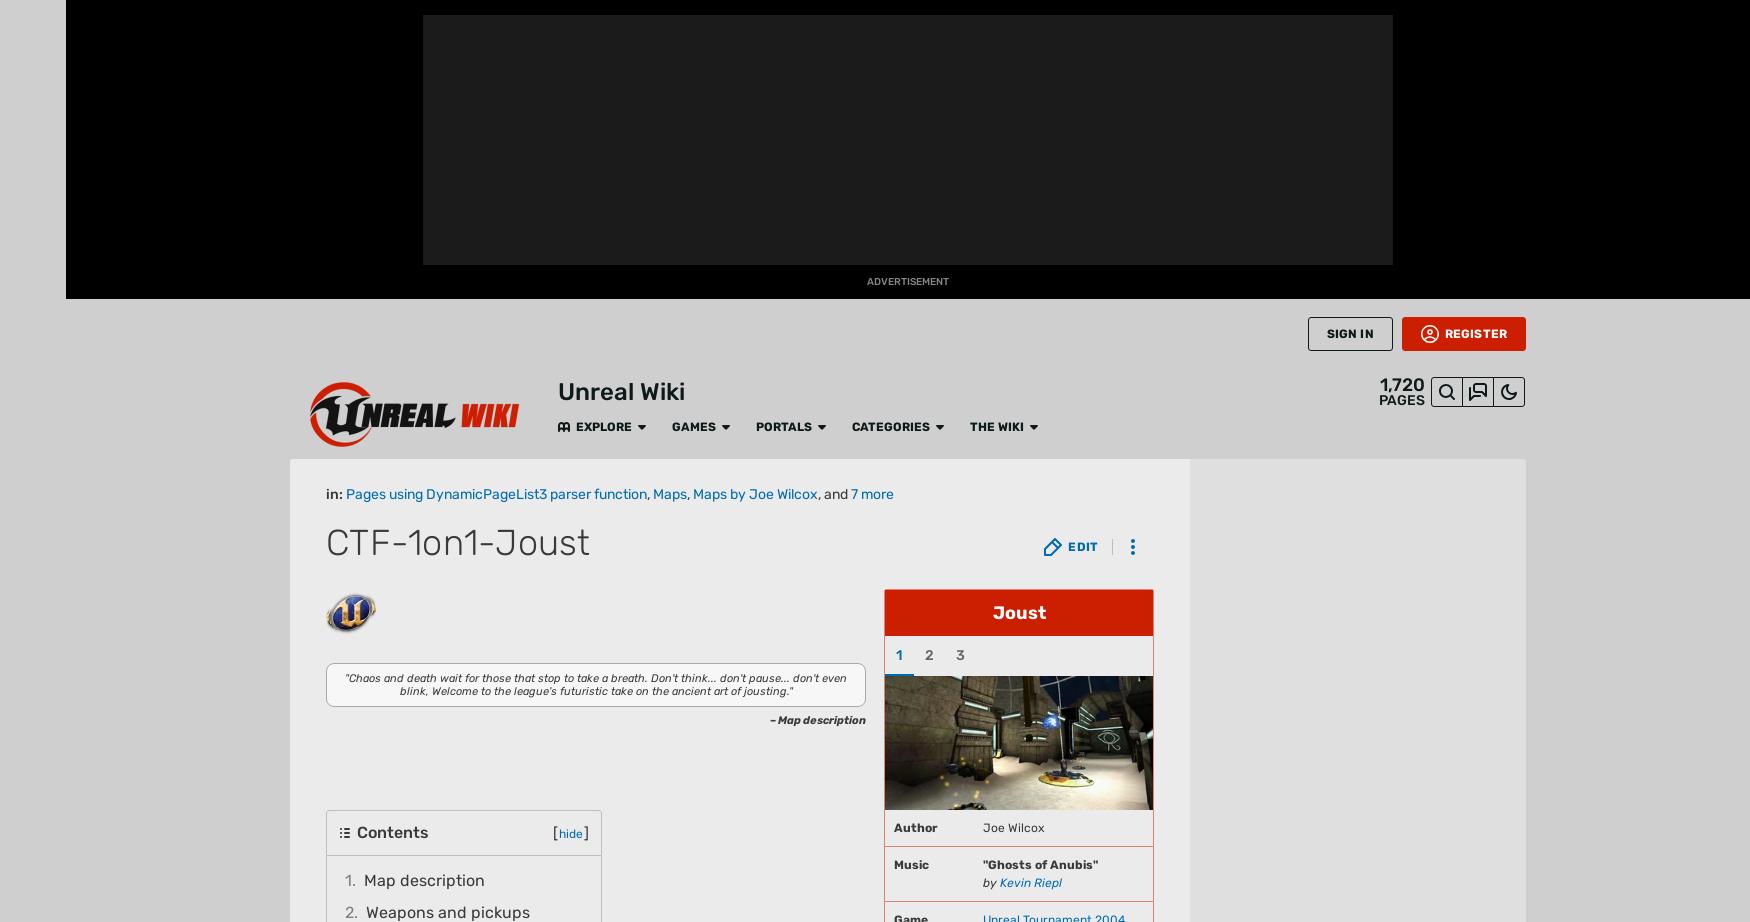 The image size is (1750, 922). I want to click on 'Unreal Tournament 3', so click(1341, 390).